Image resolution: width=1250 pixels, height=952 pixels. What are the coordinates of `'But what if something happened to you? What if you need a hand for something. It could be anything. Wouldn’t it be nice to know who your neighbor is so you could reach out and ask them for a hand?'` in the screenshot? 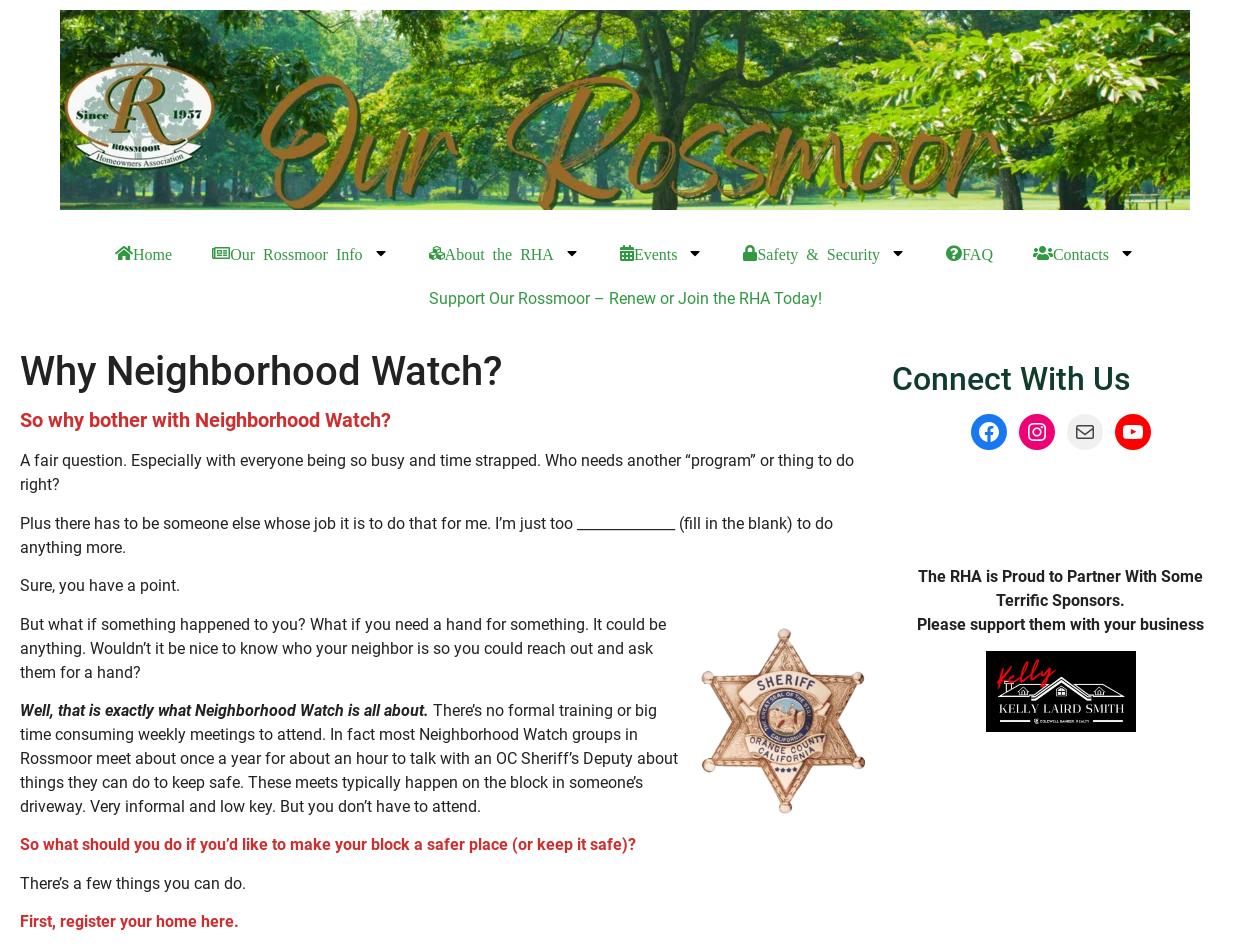 It's located at (342, 647).